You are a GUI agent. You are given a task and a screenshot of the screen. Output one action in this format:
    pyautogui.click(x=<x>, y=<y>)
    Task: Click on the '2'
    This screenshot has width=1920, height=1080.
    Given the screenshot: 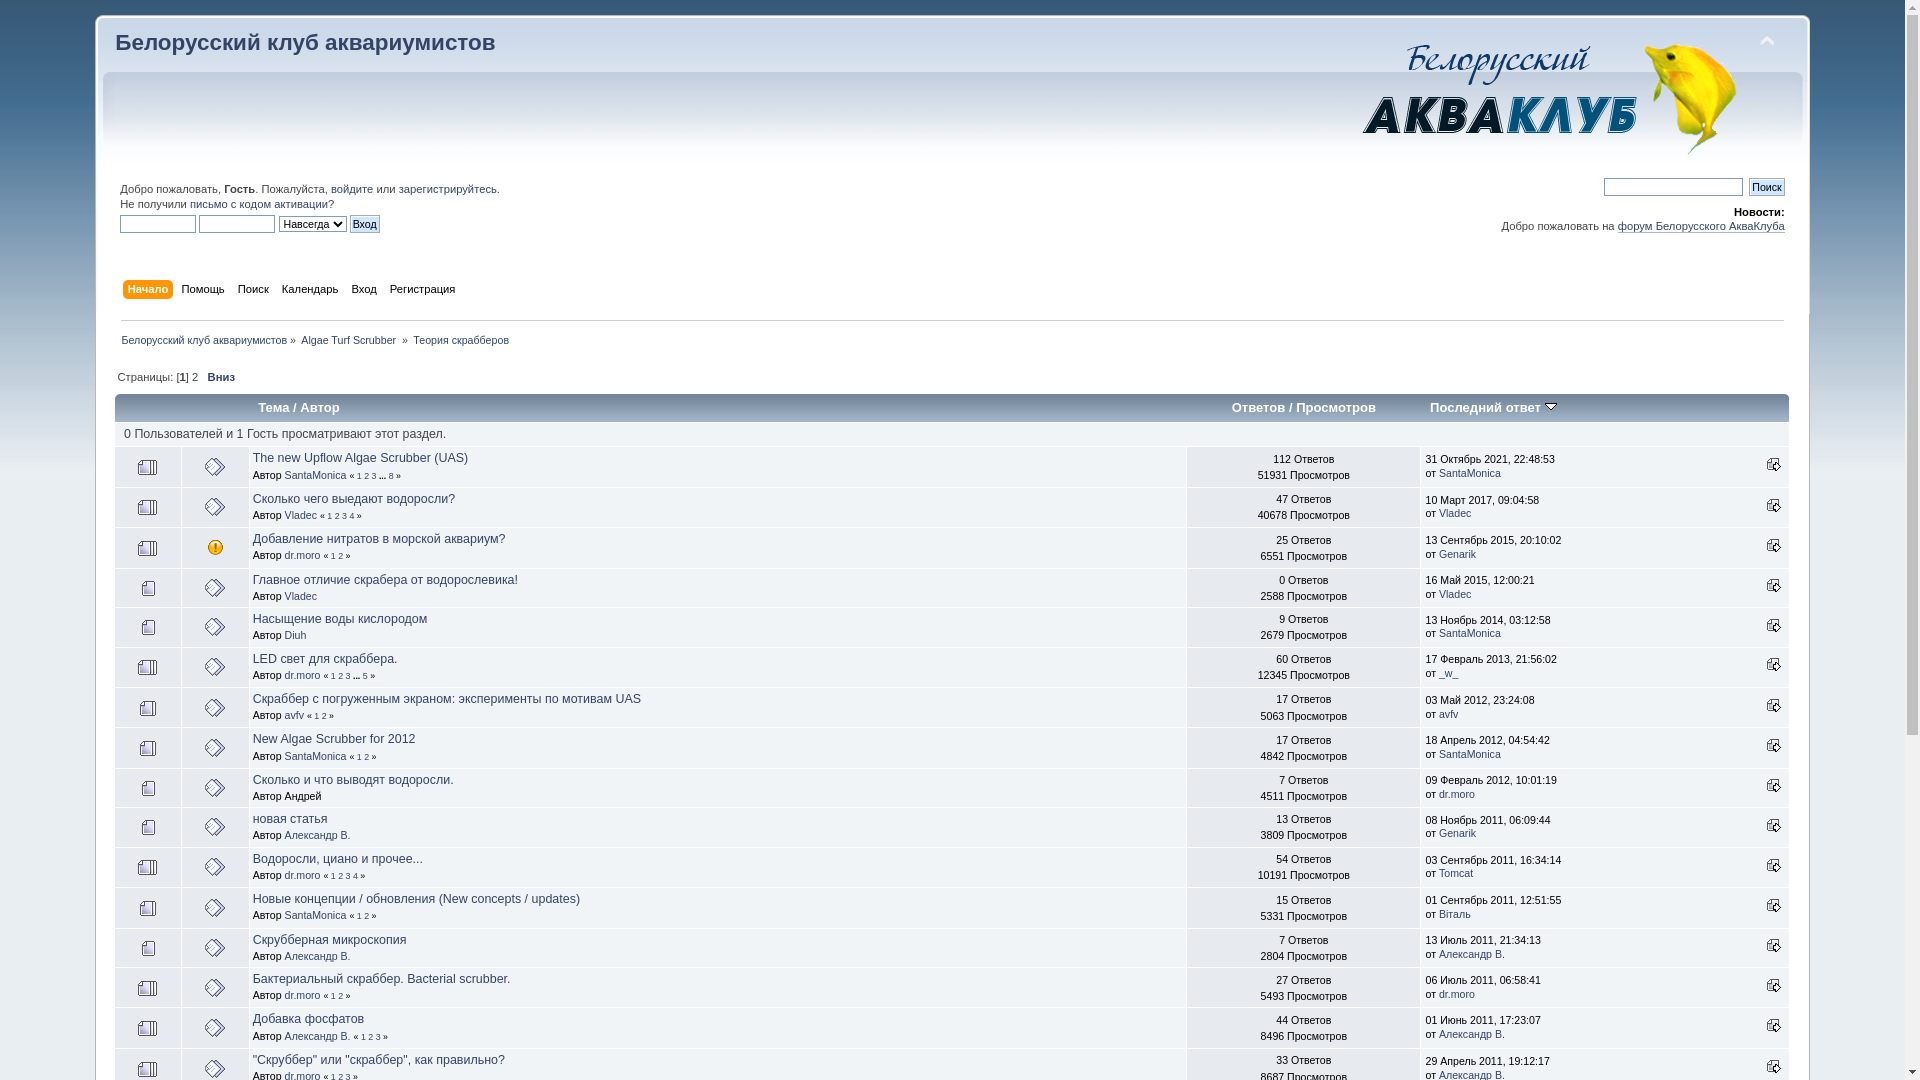 What is the action you would take?
    pyautogui.click(x=340, y=675)
    